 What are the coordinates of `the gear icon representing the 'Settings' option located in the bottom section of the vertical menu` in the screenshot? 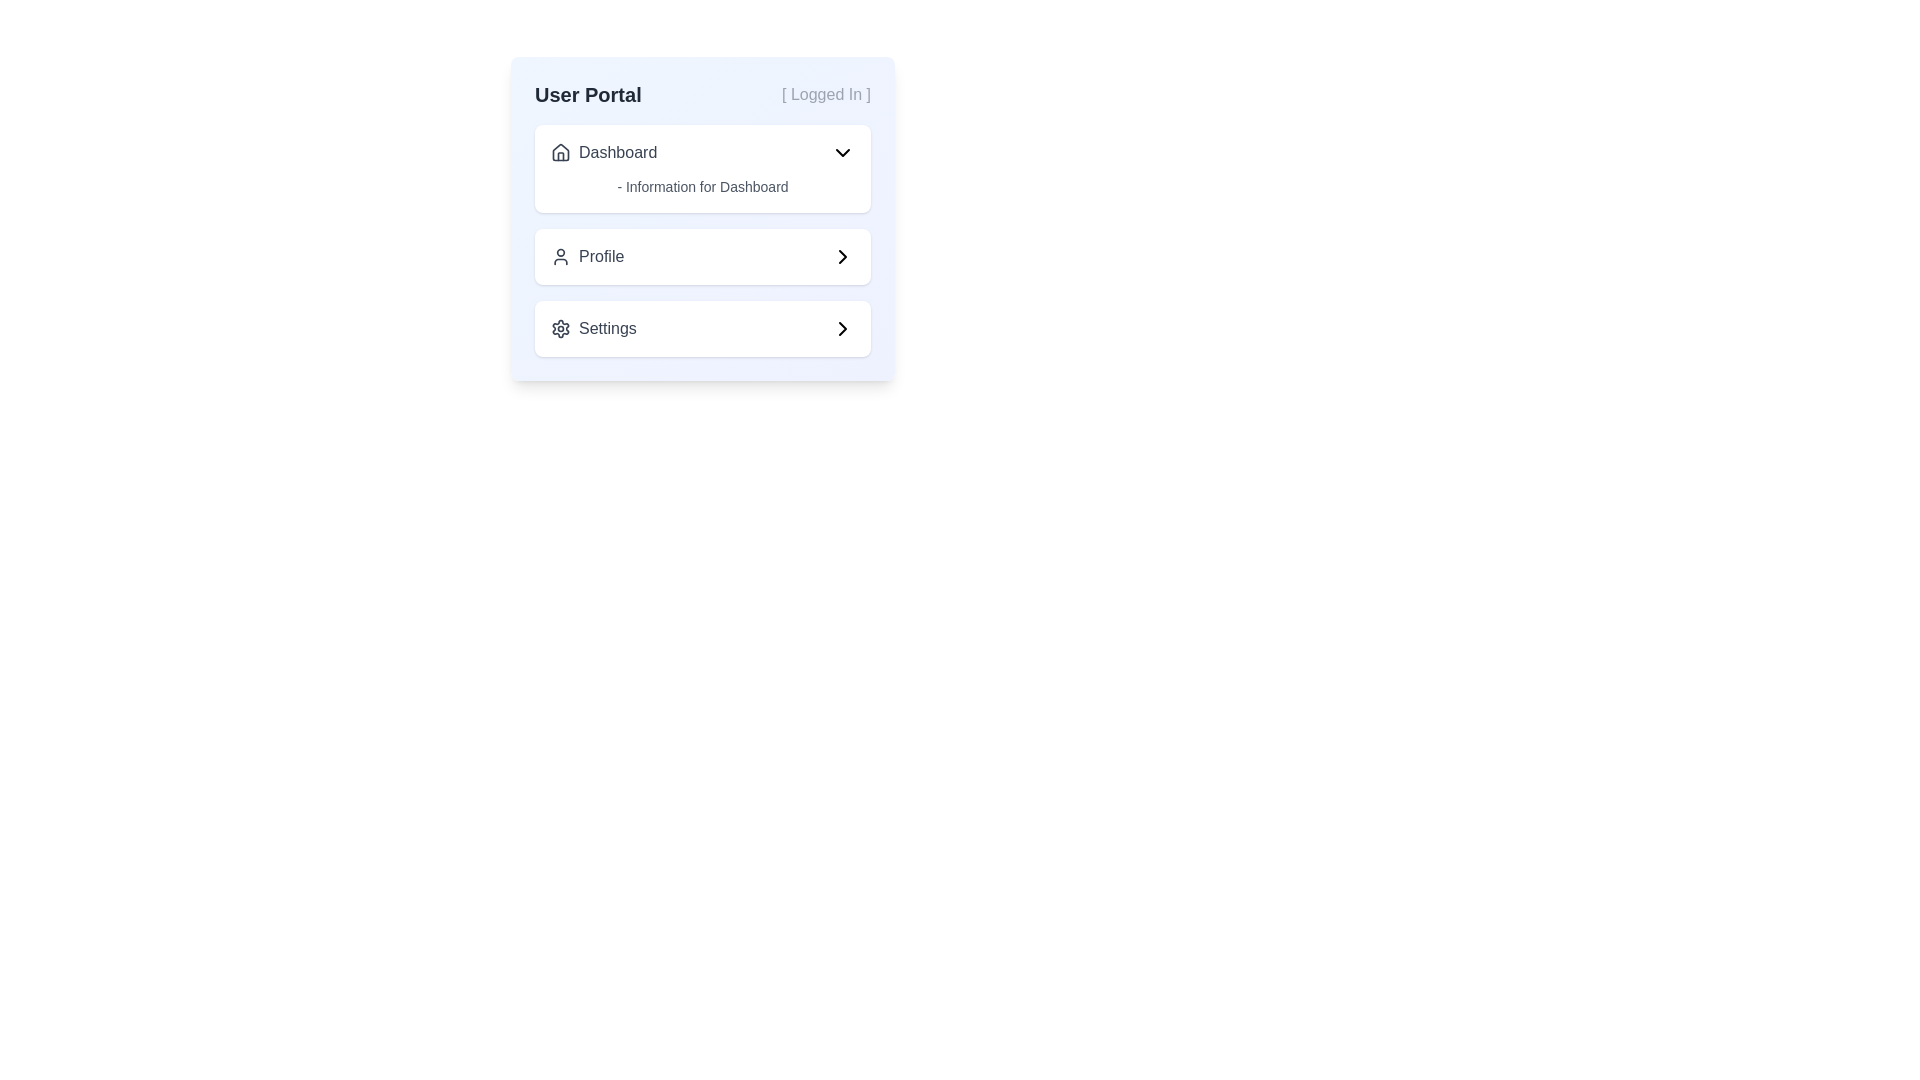 It's located at (560, 327).